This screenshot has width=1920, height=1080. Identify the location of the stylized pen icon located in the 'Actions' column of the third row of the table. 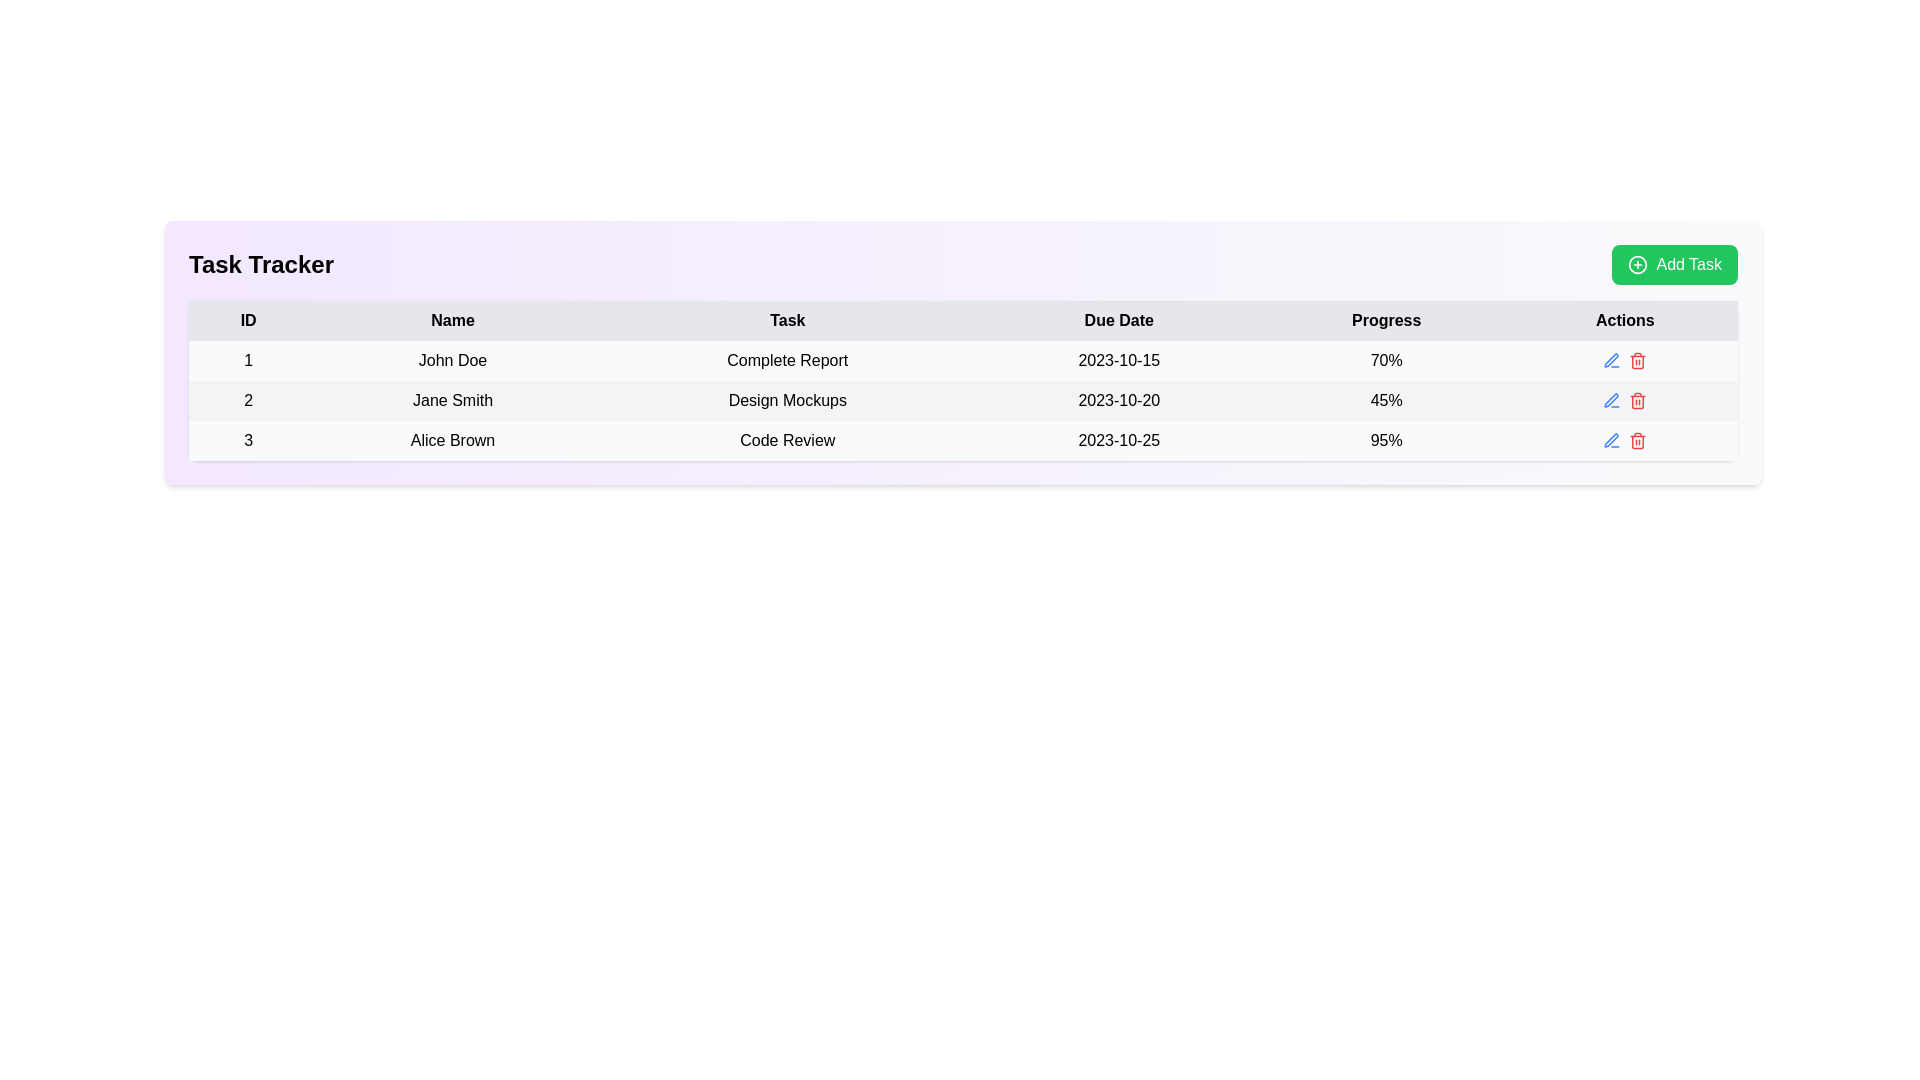
(1612, 360).